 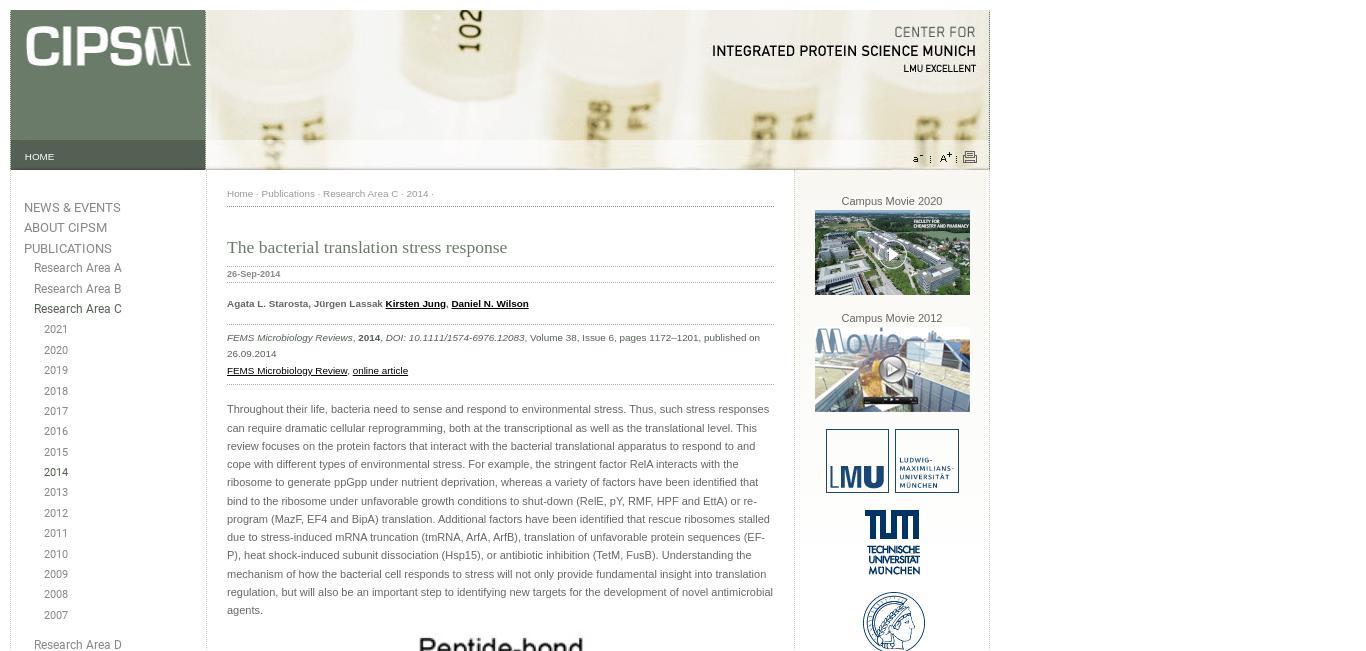 I want to click on 'The bacterial translation stress response', so click(x=366, y=246).